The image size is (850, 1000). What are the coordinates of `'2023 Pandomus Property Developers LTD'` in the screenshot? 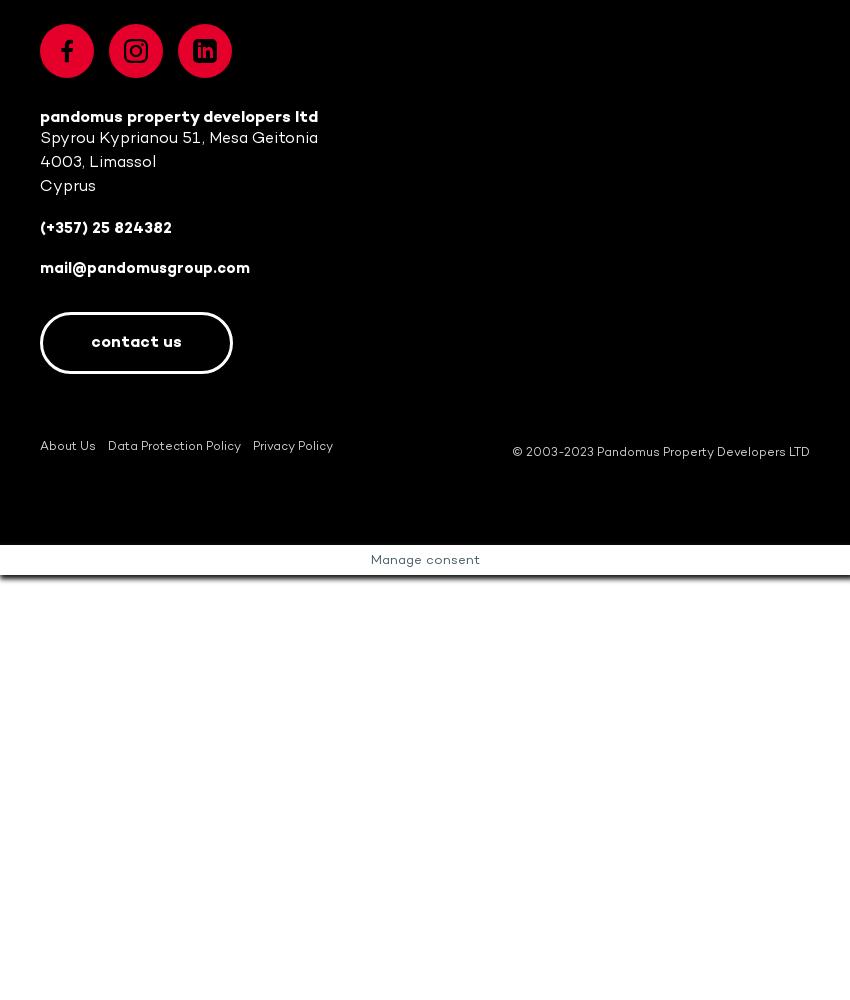 It's located at (685, 451).